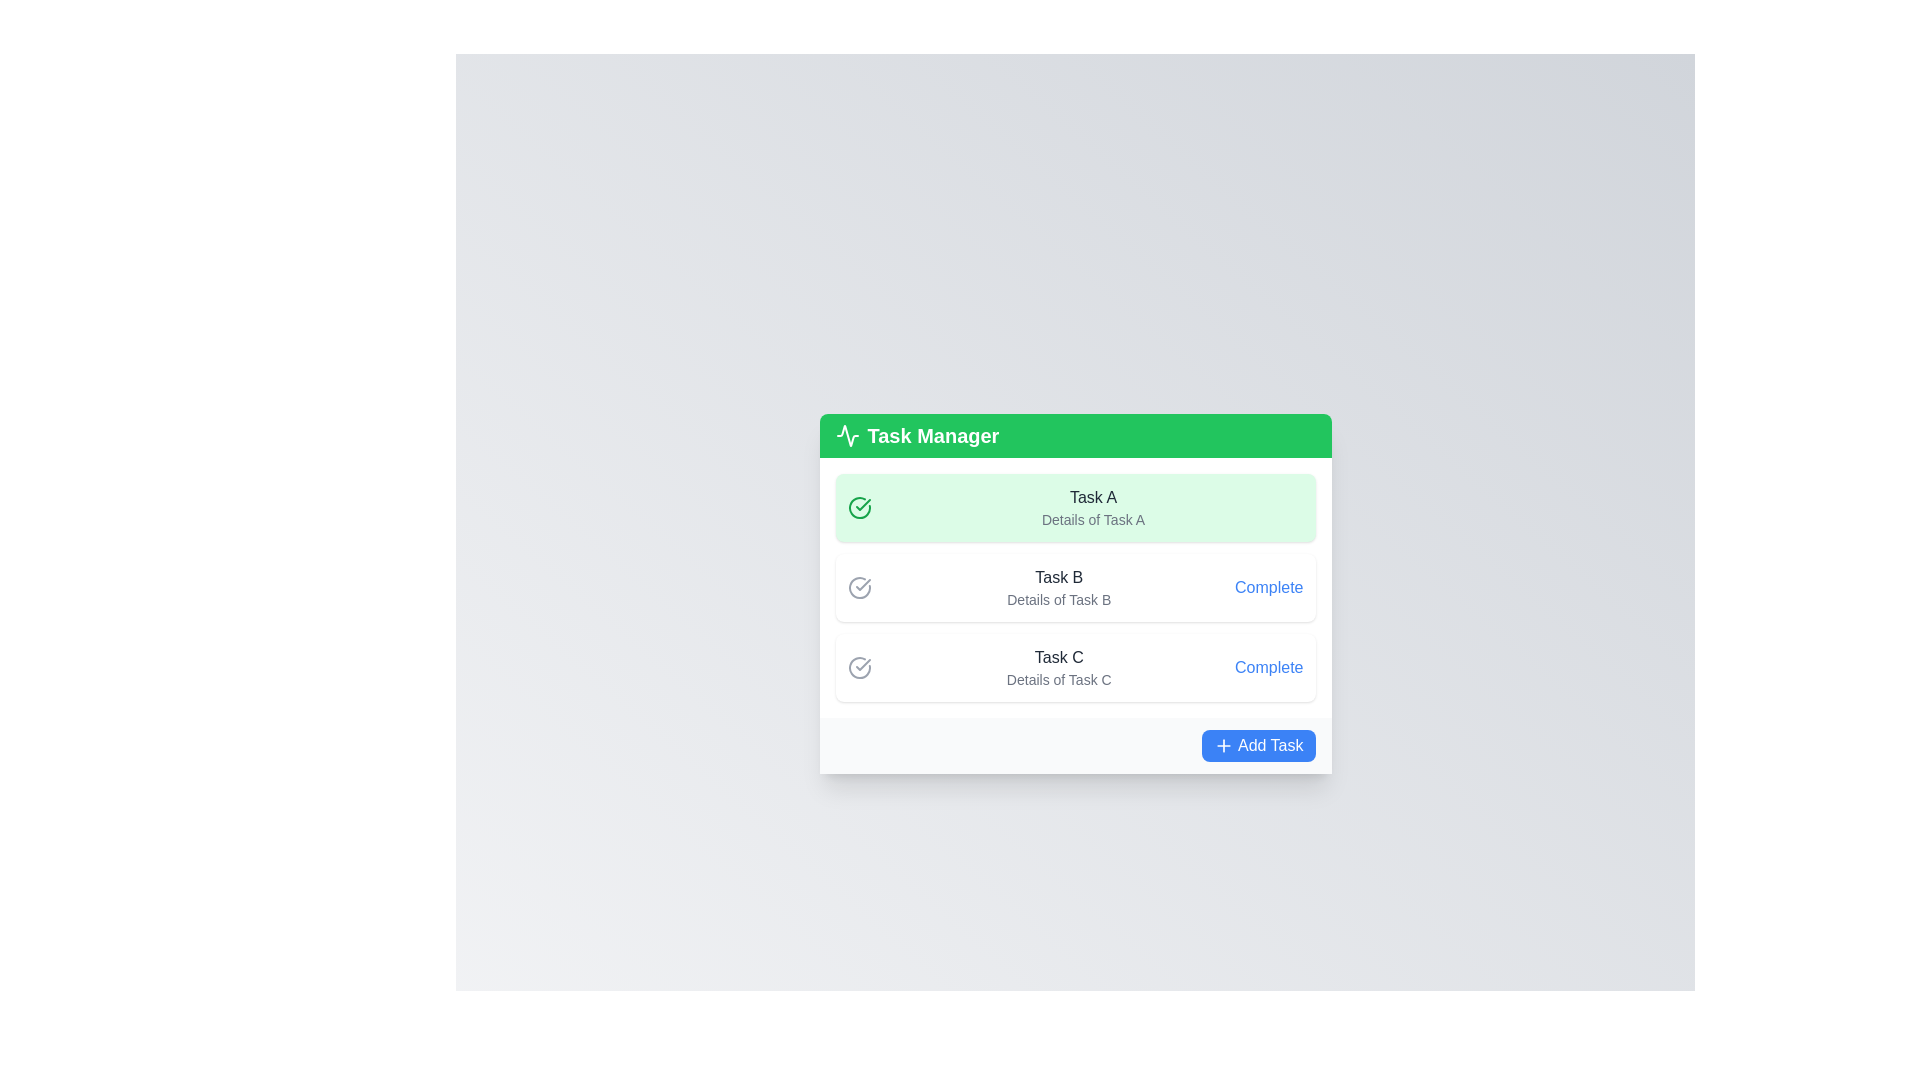 The image size is (1920, 1080). I want to click on icon representing the addition or creation action located at the far right side of the 'Add Task' button to verify its design or adjust its styling, so click(1223, 745).